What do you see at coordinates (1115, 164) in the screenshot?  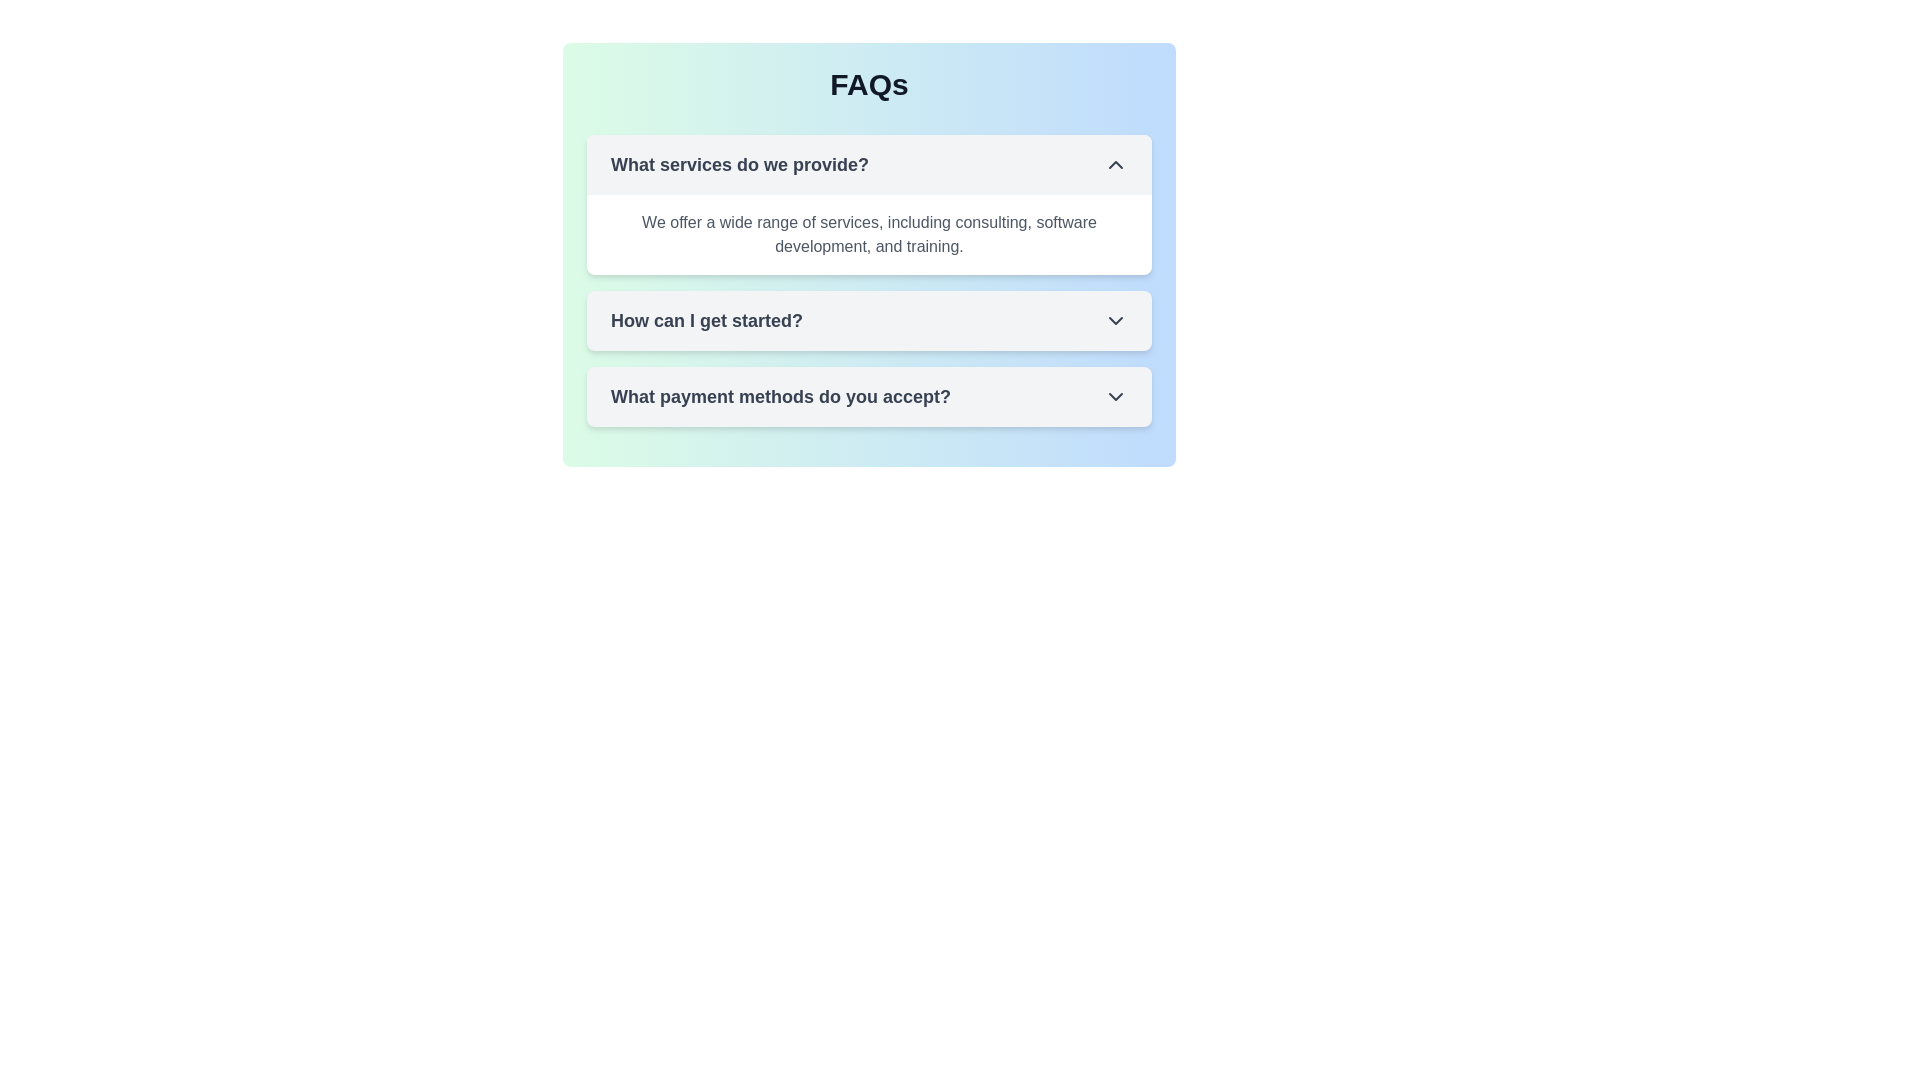 I see `the chevron-up icon in the FAQ section adjacent to the question 'What services do we provide?'` at bounding box center [1115, 164].